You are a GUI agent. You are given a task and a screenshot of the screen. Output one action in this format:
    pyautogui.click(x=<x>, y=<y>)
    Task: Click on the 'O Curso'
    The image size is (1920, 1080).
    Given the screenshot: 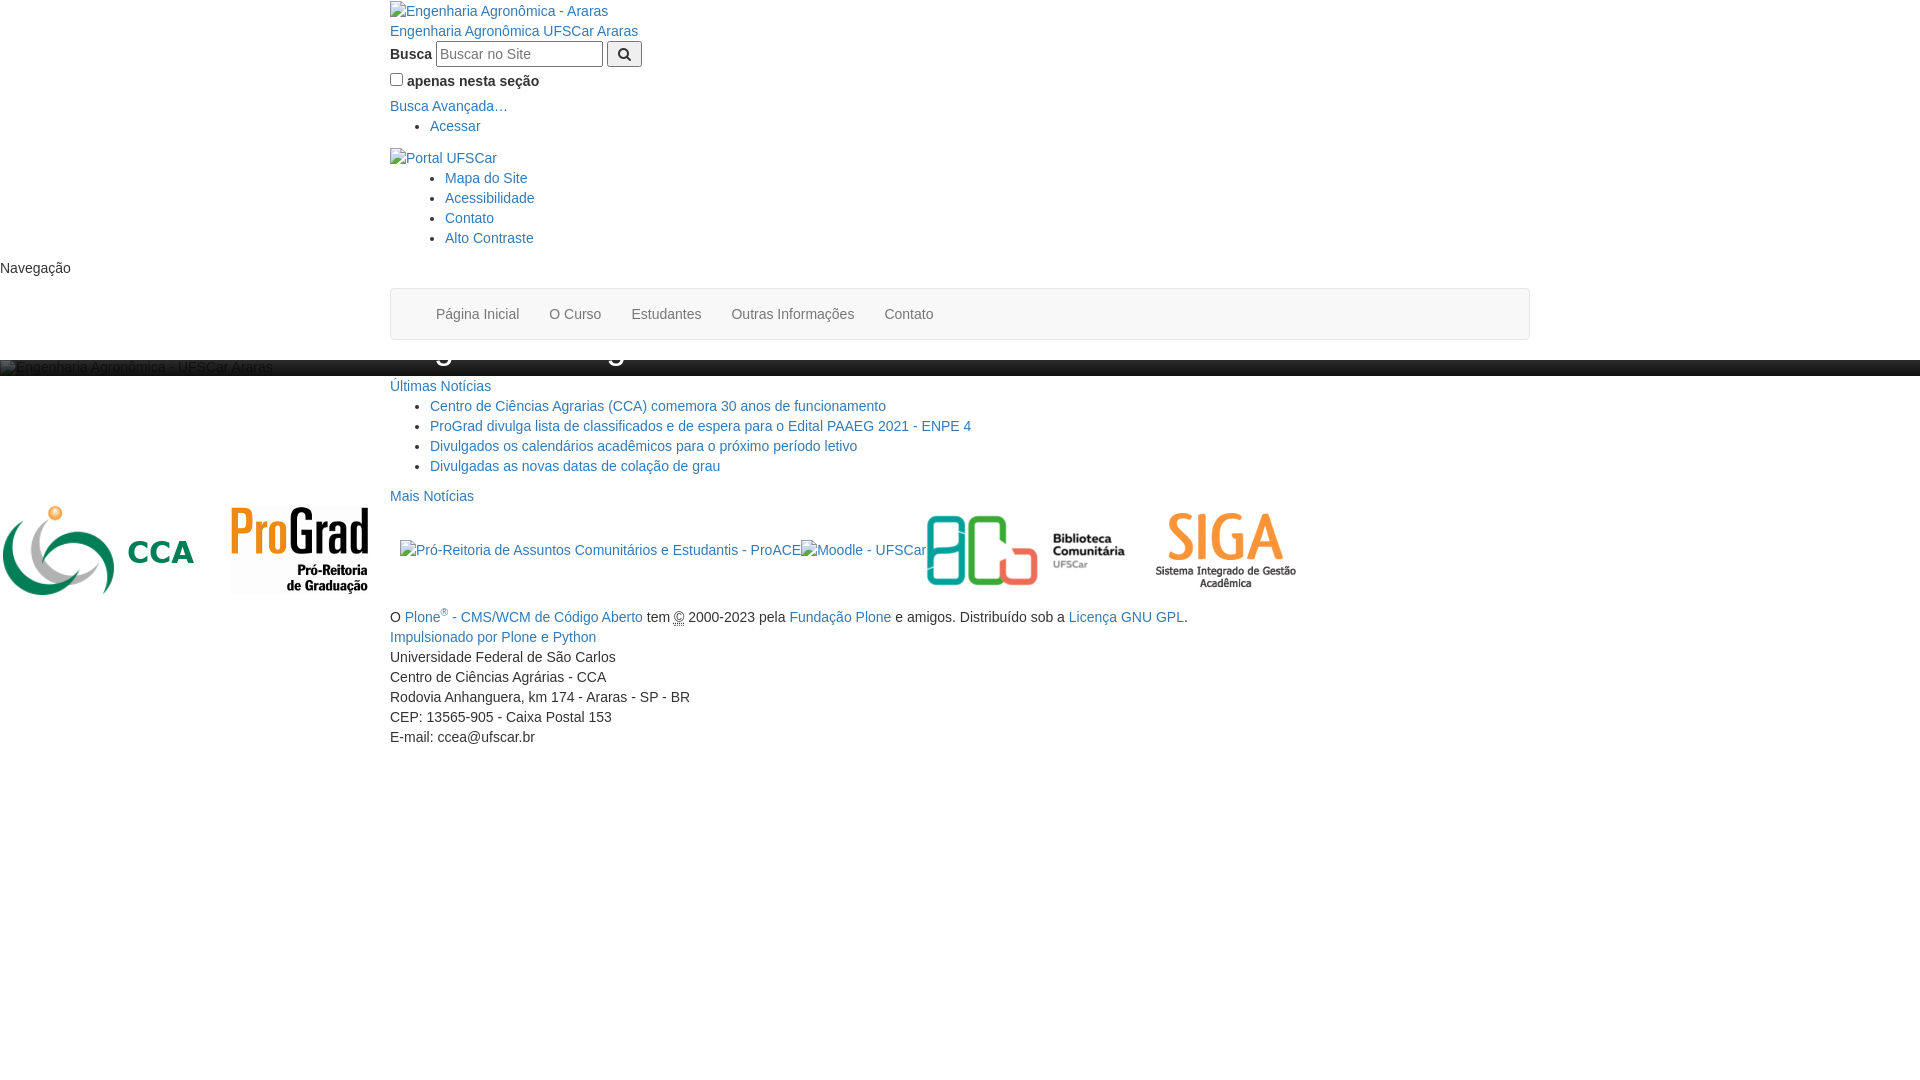 What is the action you would take?
    pyautogui.click(x=574, y=313)
    